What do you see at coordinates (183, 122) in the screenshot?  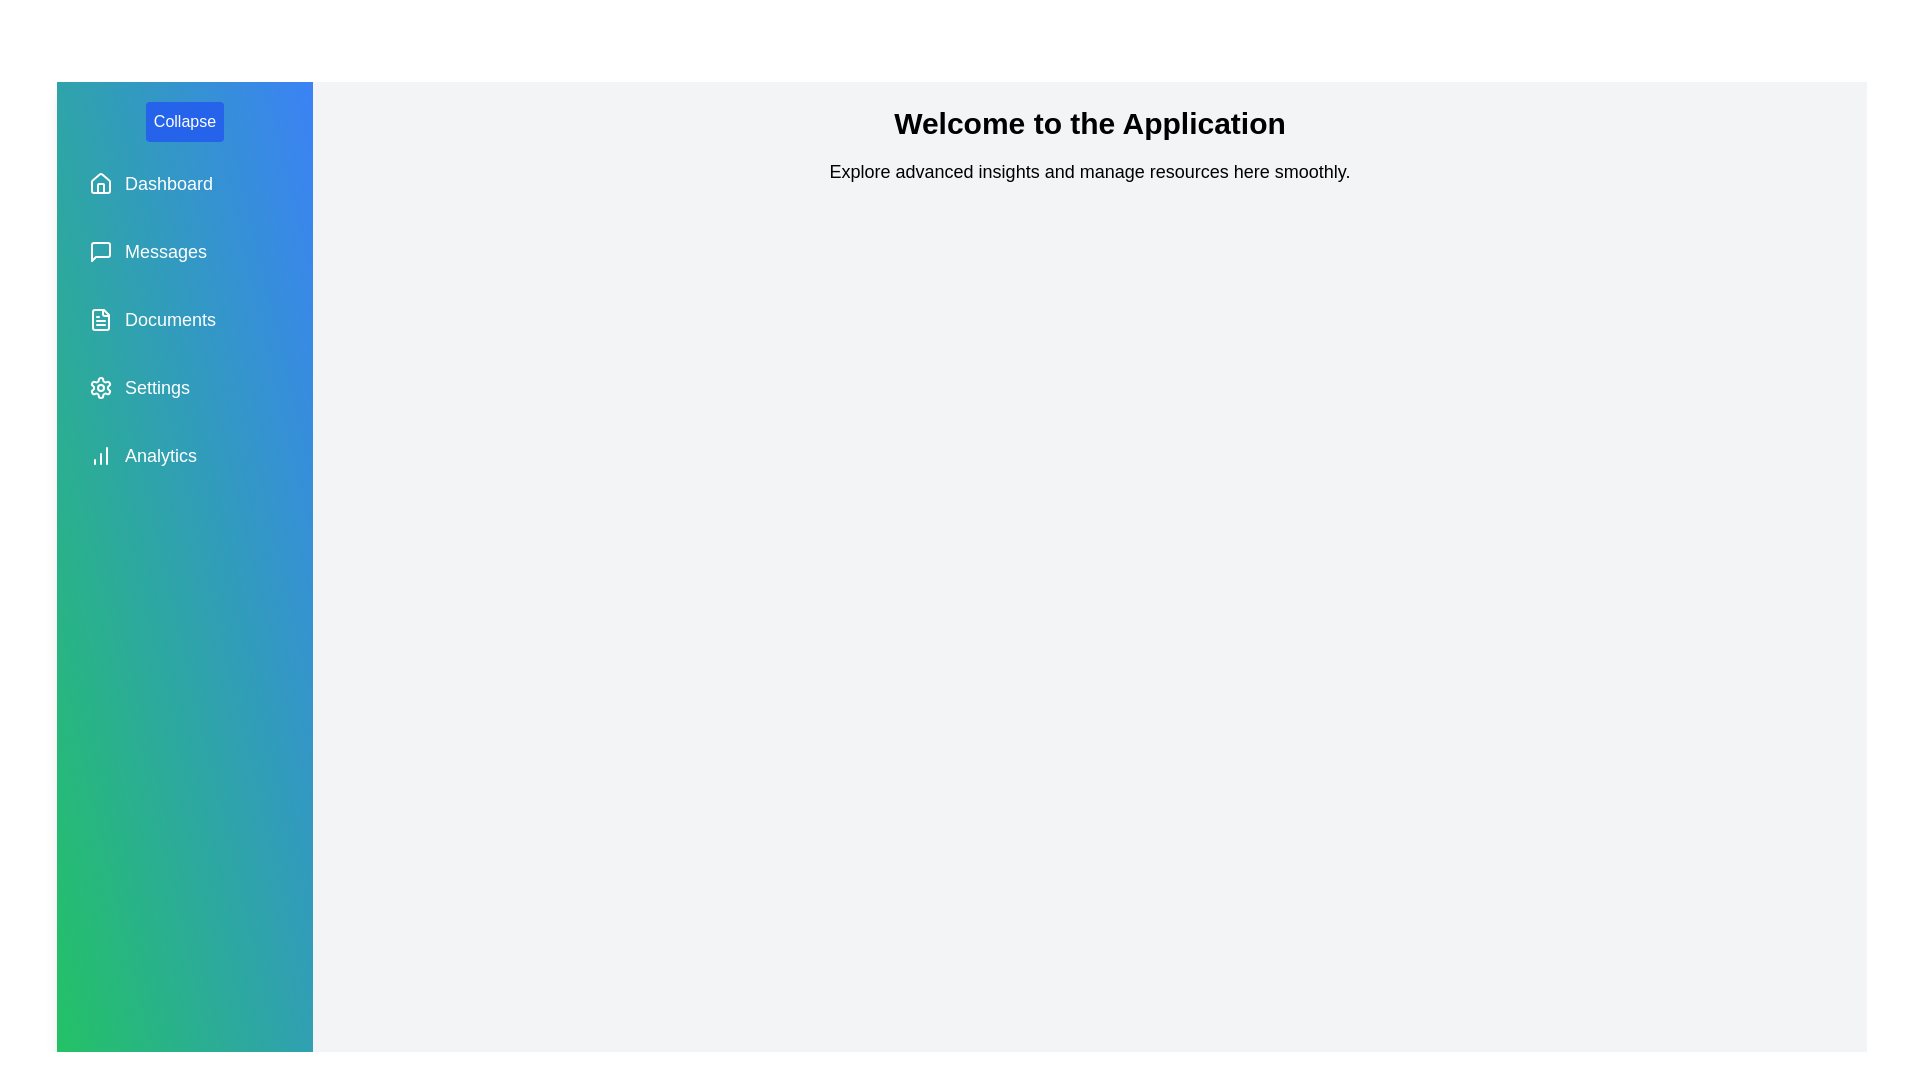 I see `the 'Collapse' button to toggle the drawer's state` at bounding box center [183, 122].